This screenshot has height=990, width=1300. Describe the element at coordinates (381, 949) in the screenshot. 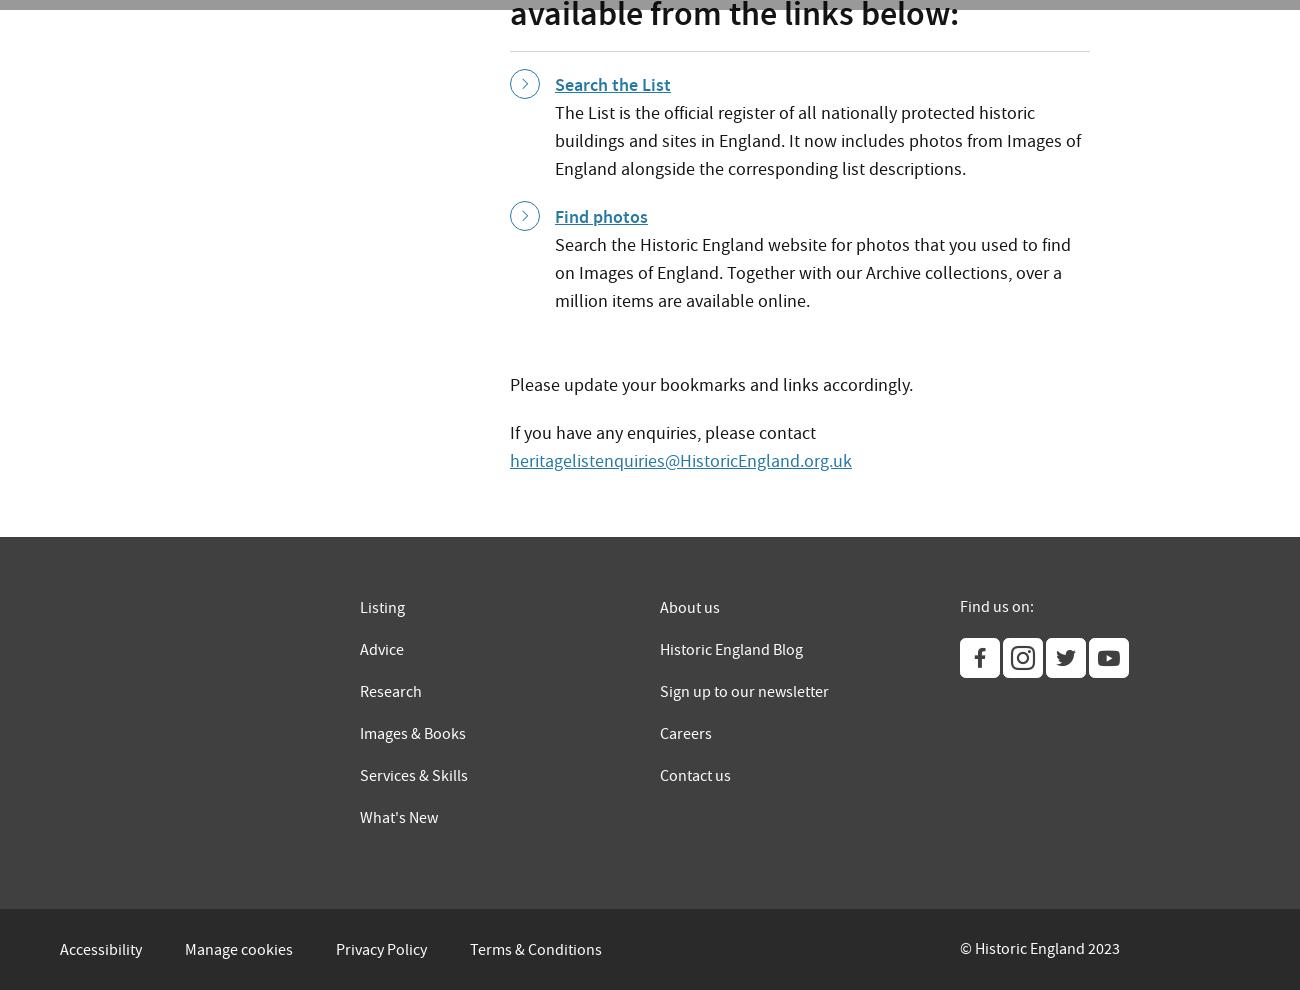

I see `'Privacy Policy'` at that location.